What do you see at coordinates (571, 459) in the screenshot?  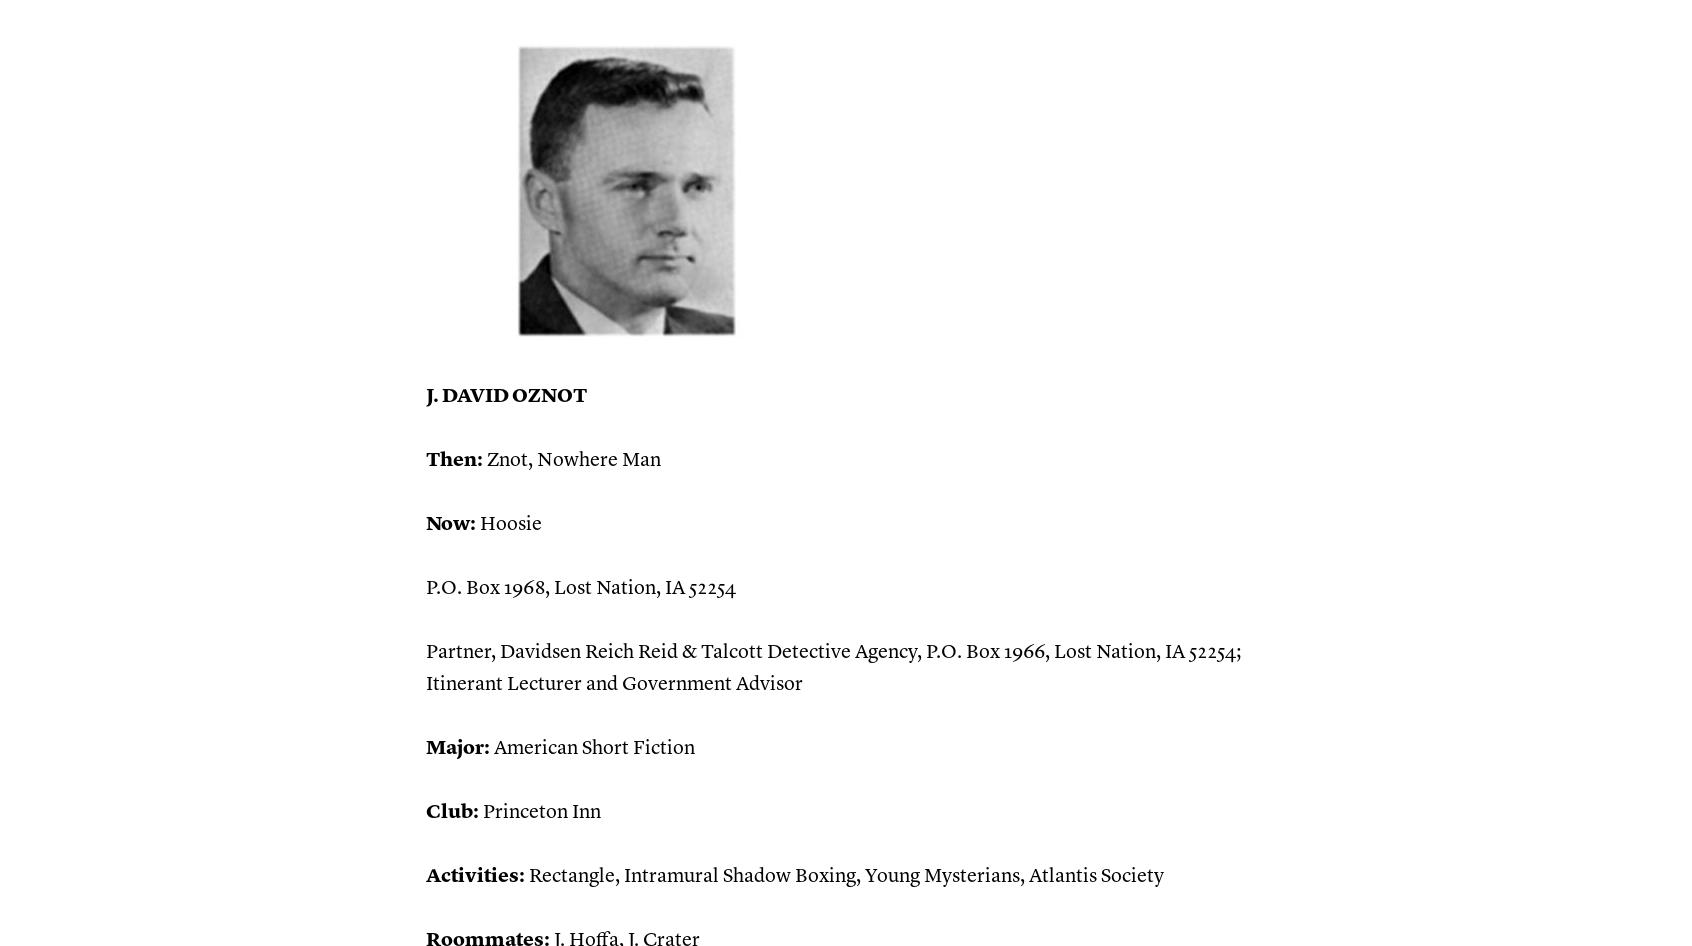 I see `'Znot, Nowhere Man'` at bounding box center [571, 459].